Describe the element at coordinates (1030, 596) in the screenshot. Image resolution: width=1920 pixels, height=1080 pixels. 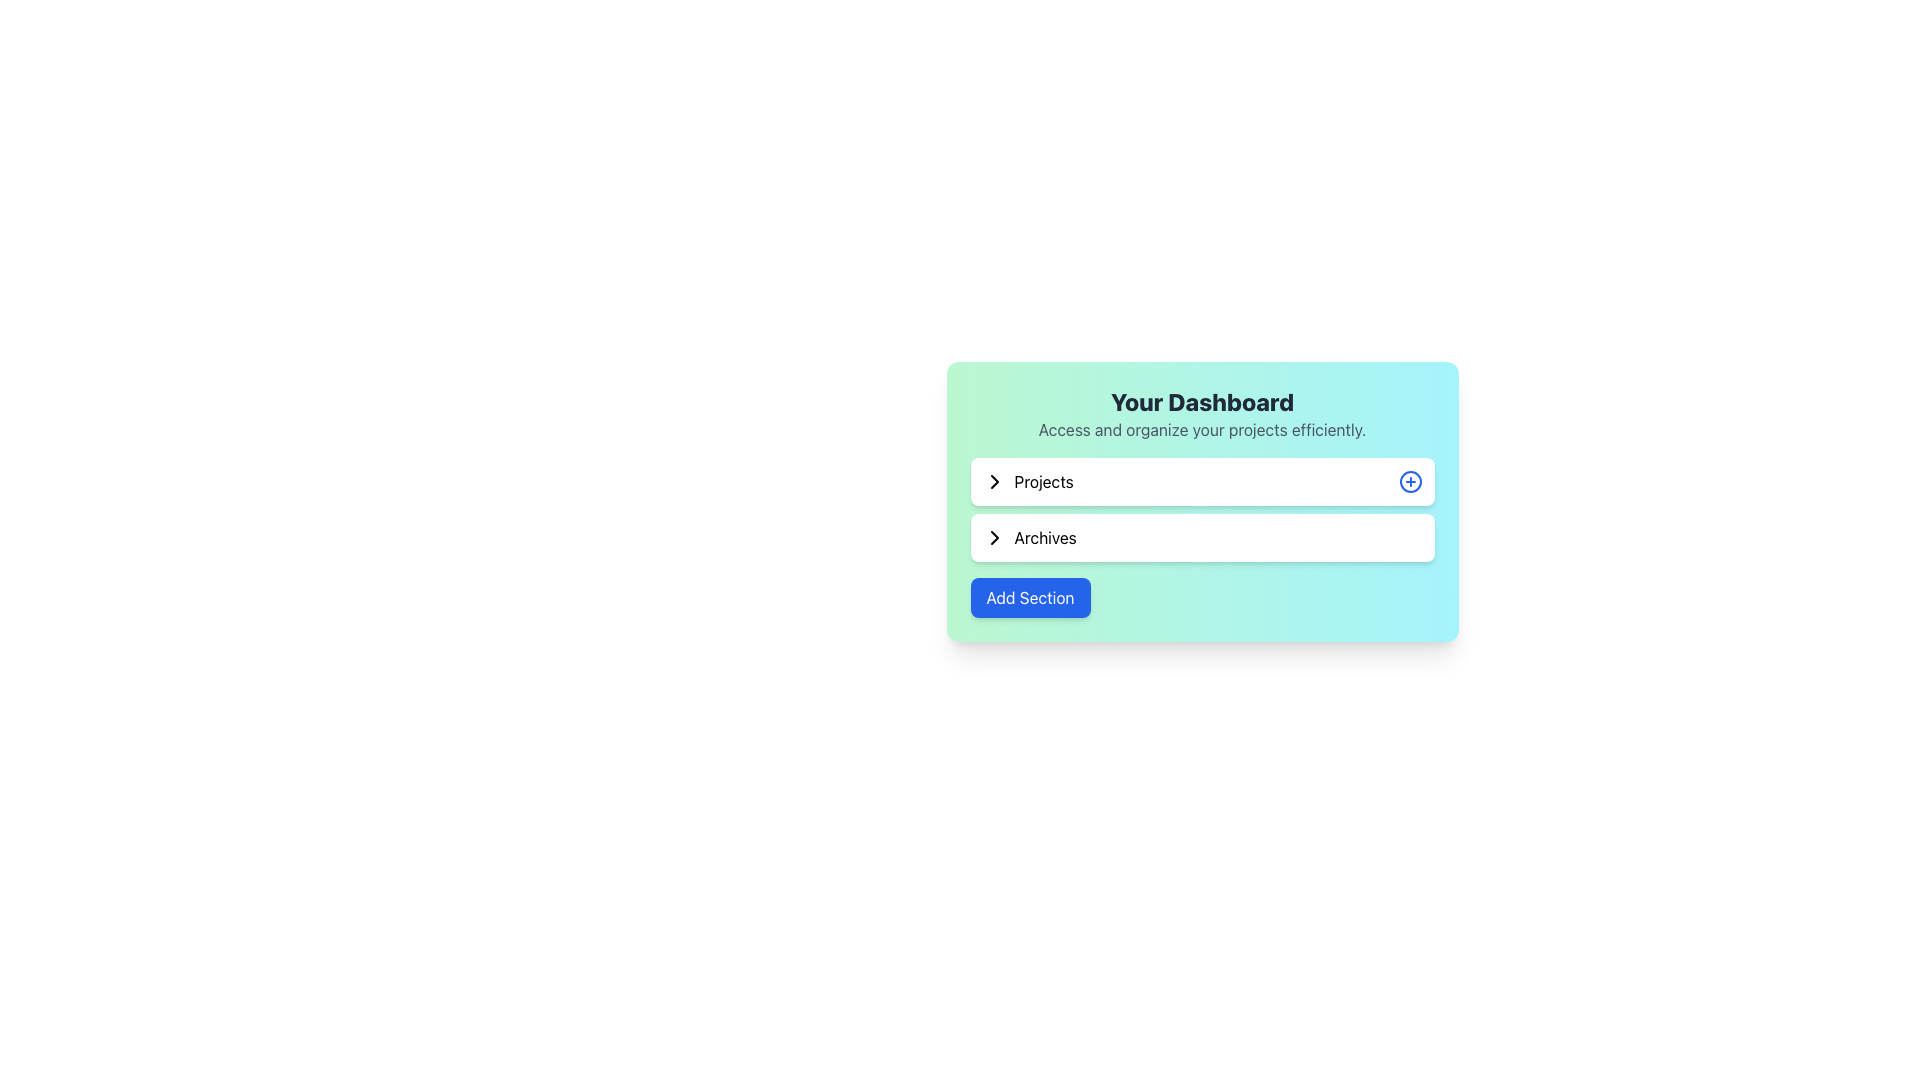
I see `the 'Add New Section' button located at the bottom-left of the 'Your Dashboard' card` at that location.